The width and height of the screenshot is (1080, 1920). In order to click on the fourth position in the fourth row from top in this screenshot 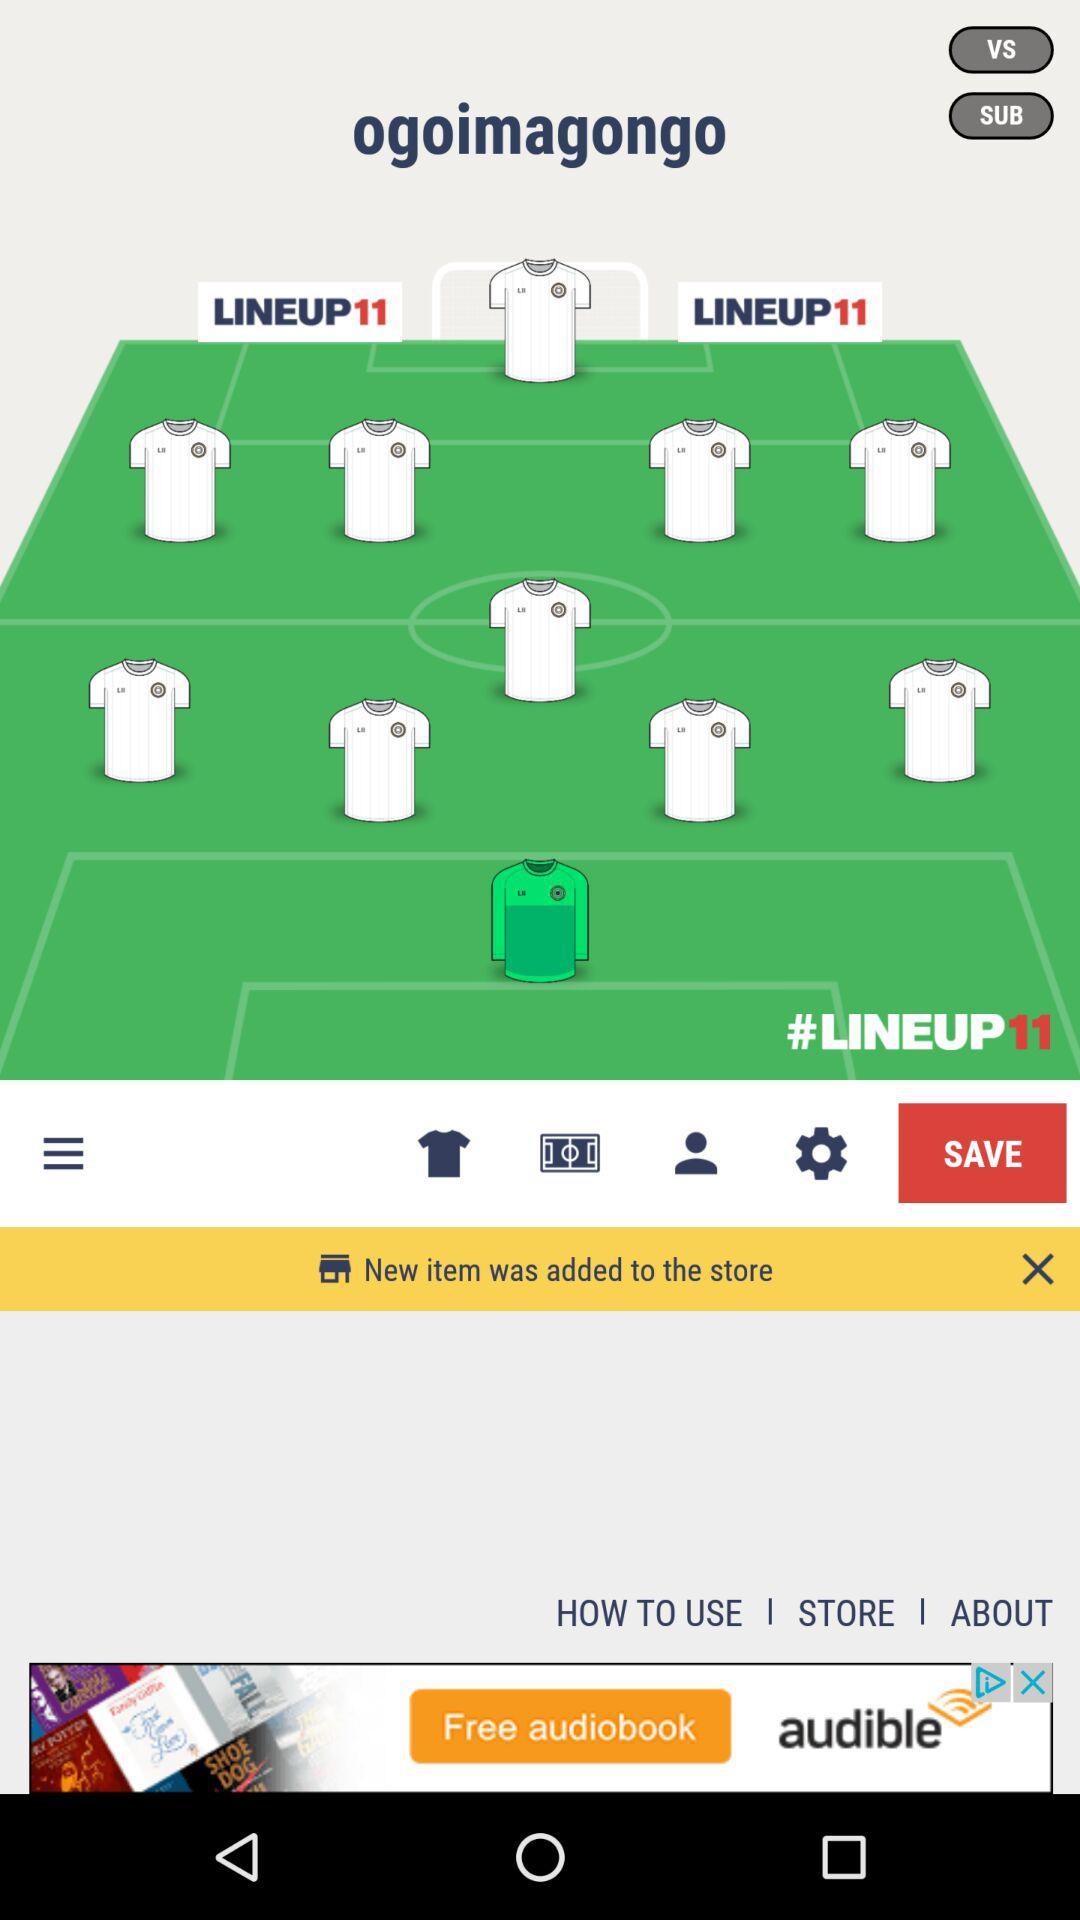, I will do `click(940, 716)`.